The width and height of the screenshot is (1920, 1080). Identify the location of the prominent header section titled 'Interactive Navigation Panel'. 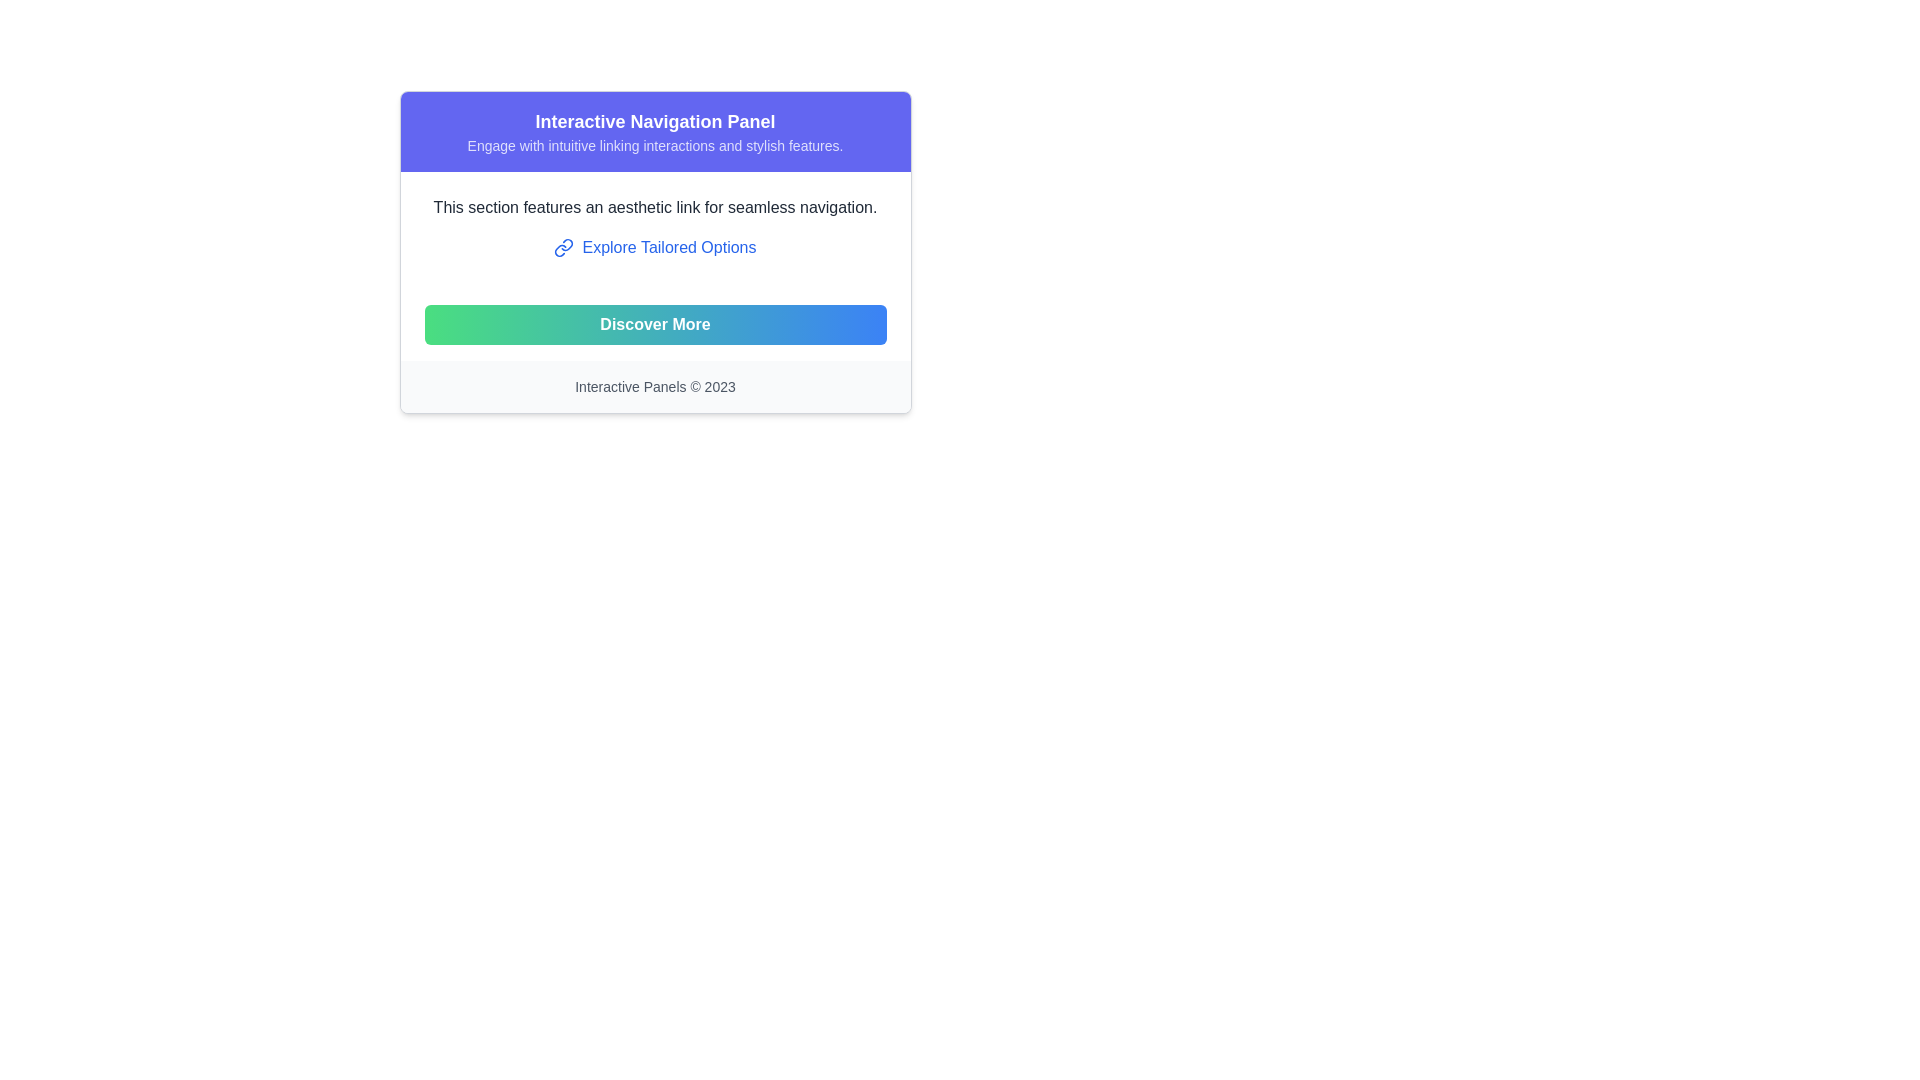
(655, 131).